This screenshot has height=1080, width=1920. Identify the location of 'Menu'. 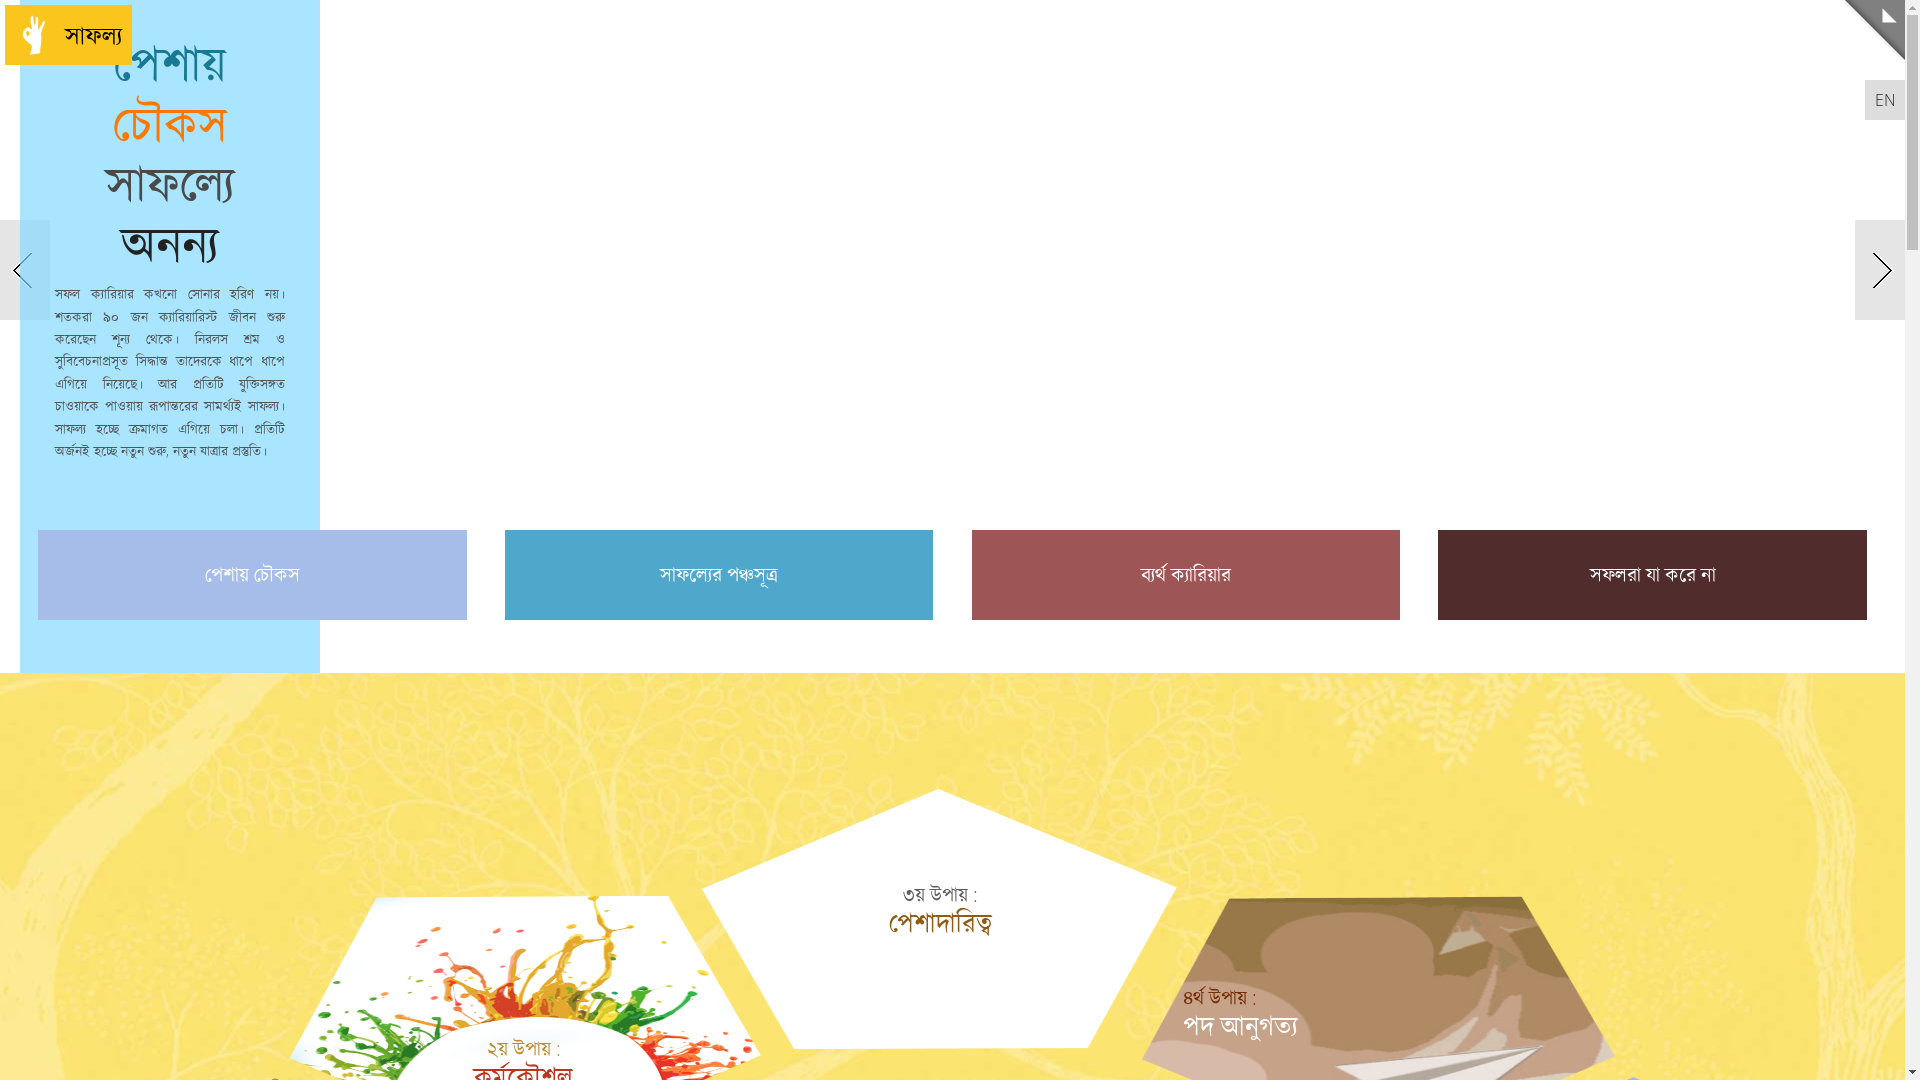
(1874, 30).